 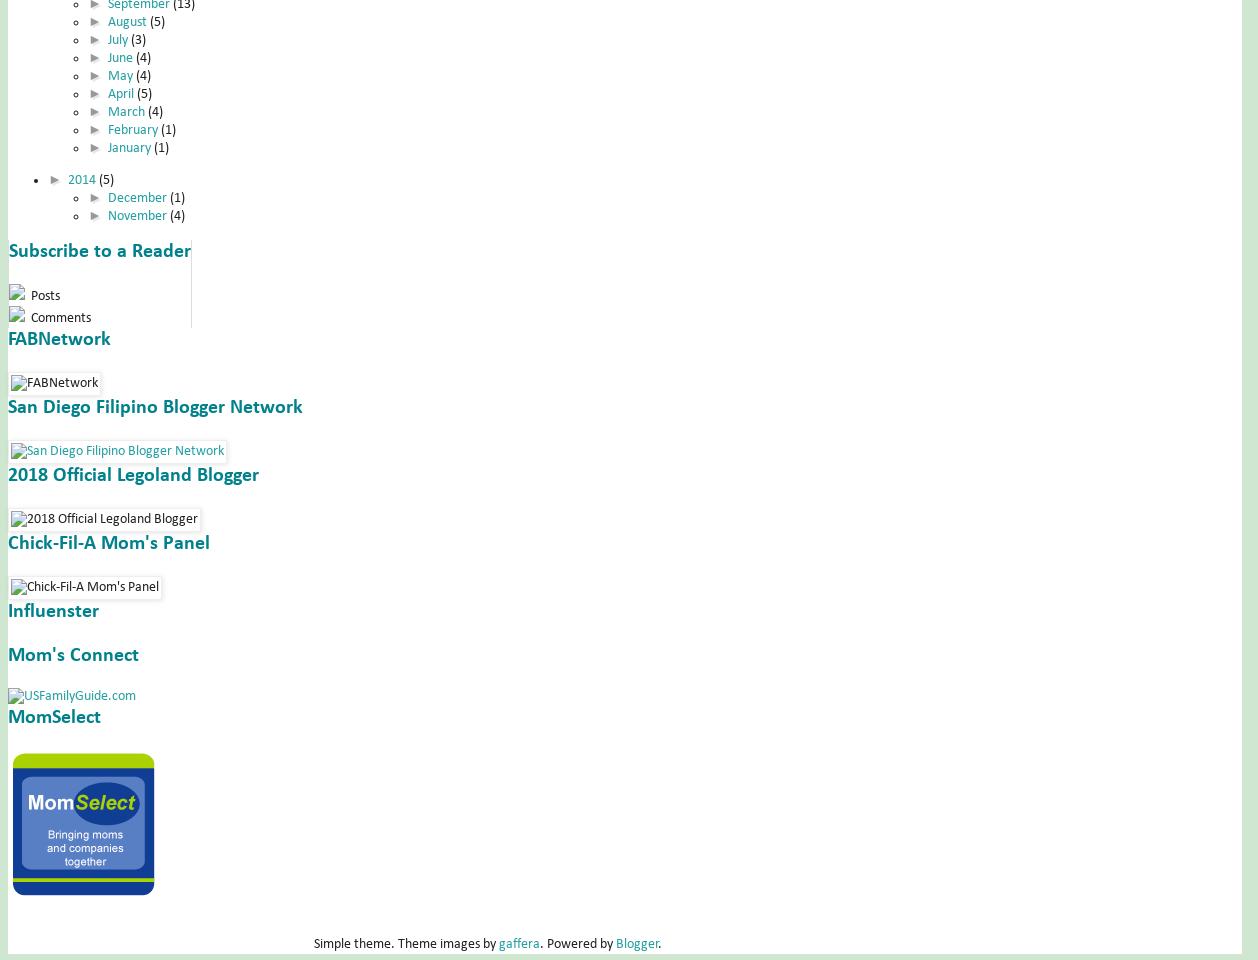 I want to click on '.', so click(x=660, y=943).